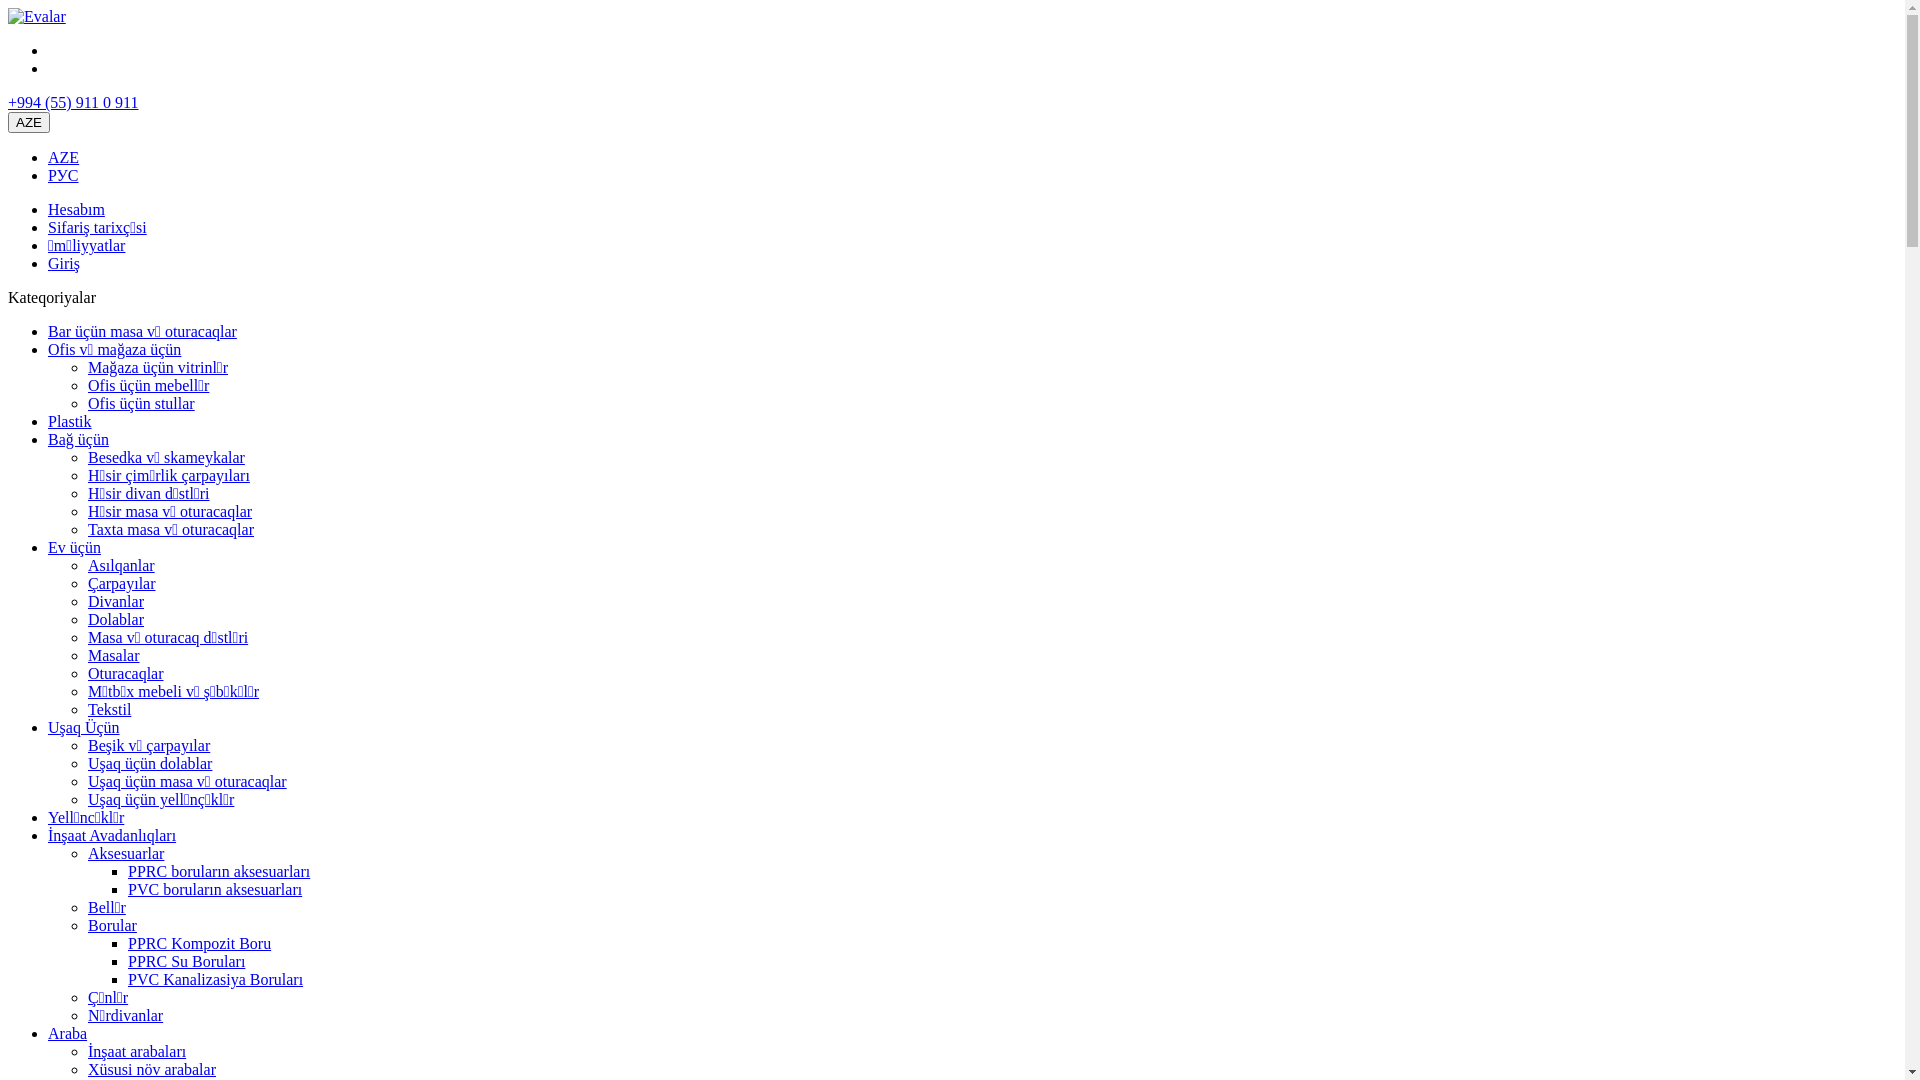  What do you see at coordinates (70, 420) in the screenshot?
I see `'Plastik'` at bounding box center [70, 420].